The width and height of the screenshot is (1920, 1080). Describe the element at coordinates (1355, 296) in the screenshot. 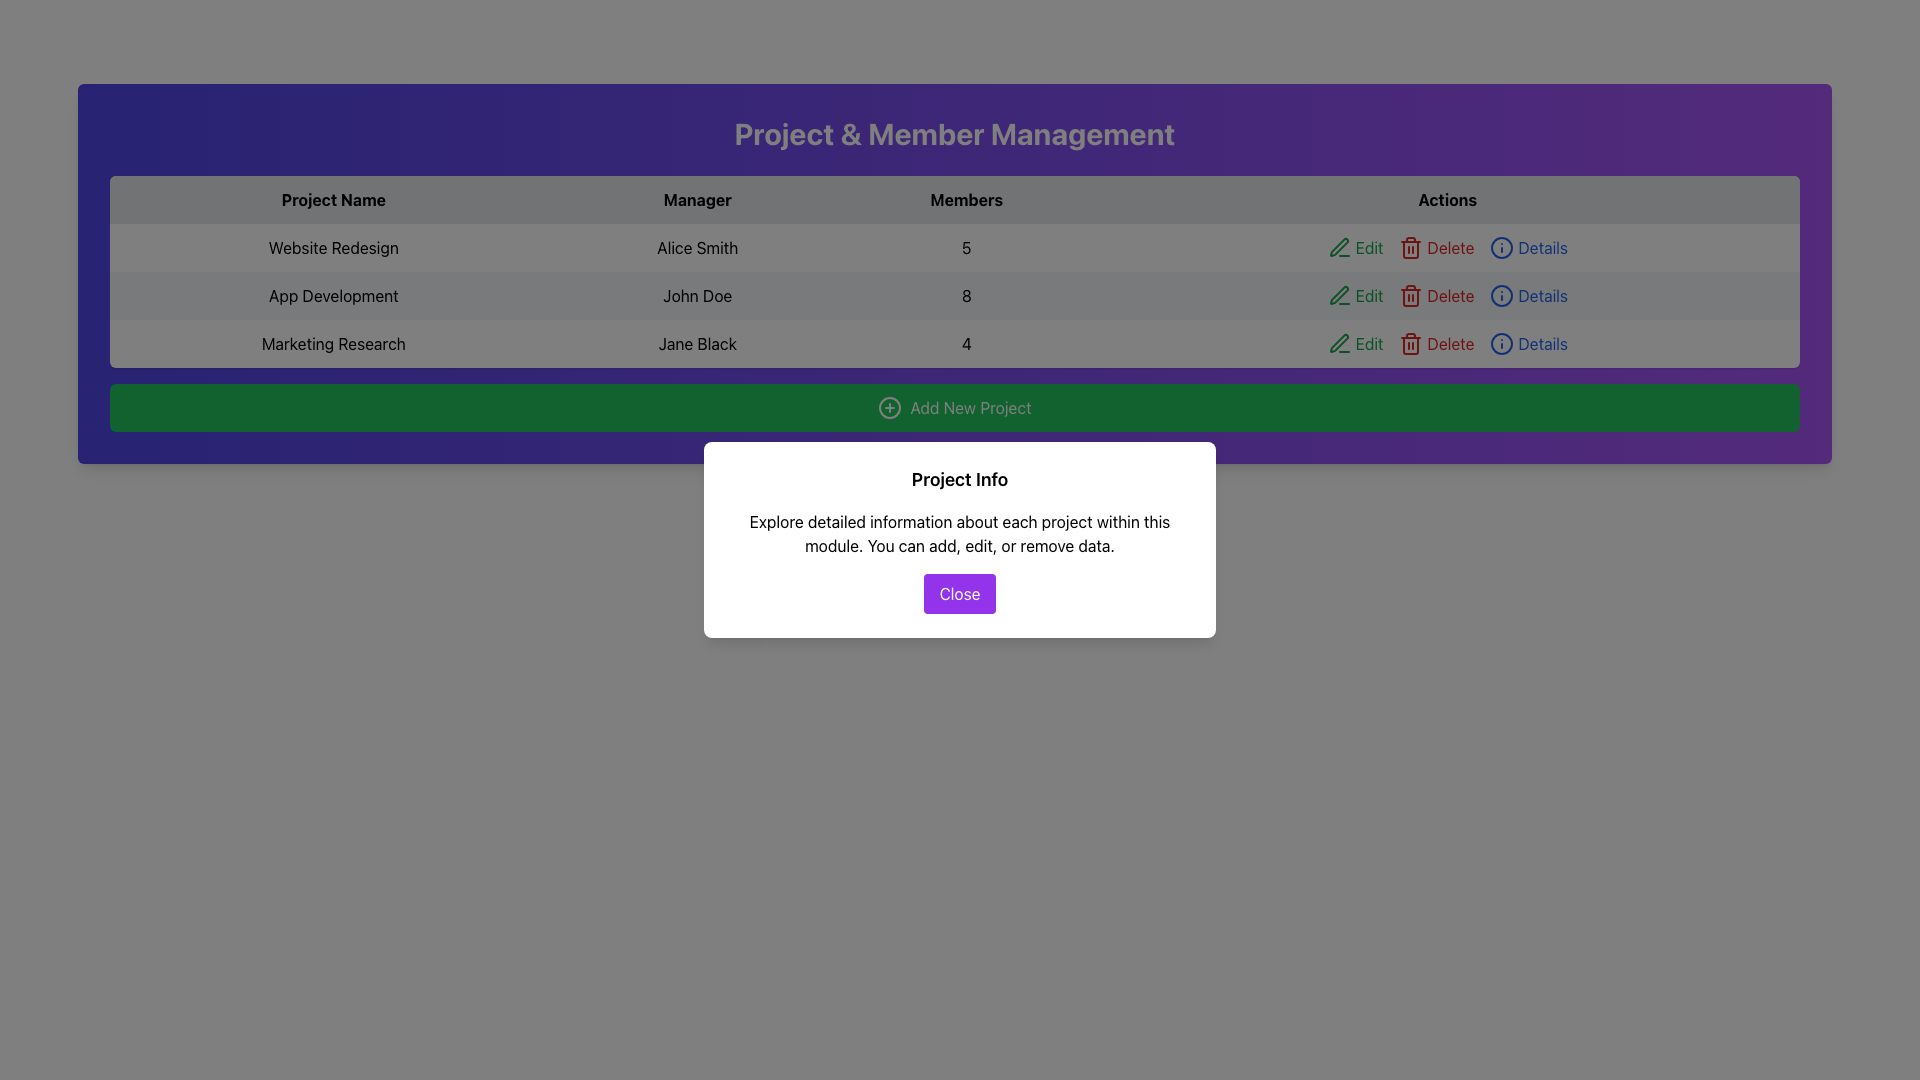

I see `the green 'Edit' button with a pen icon located in the 'Actions' column of the second row` at that location.